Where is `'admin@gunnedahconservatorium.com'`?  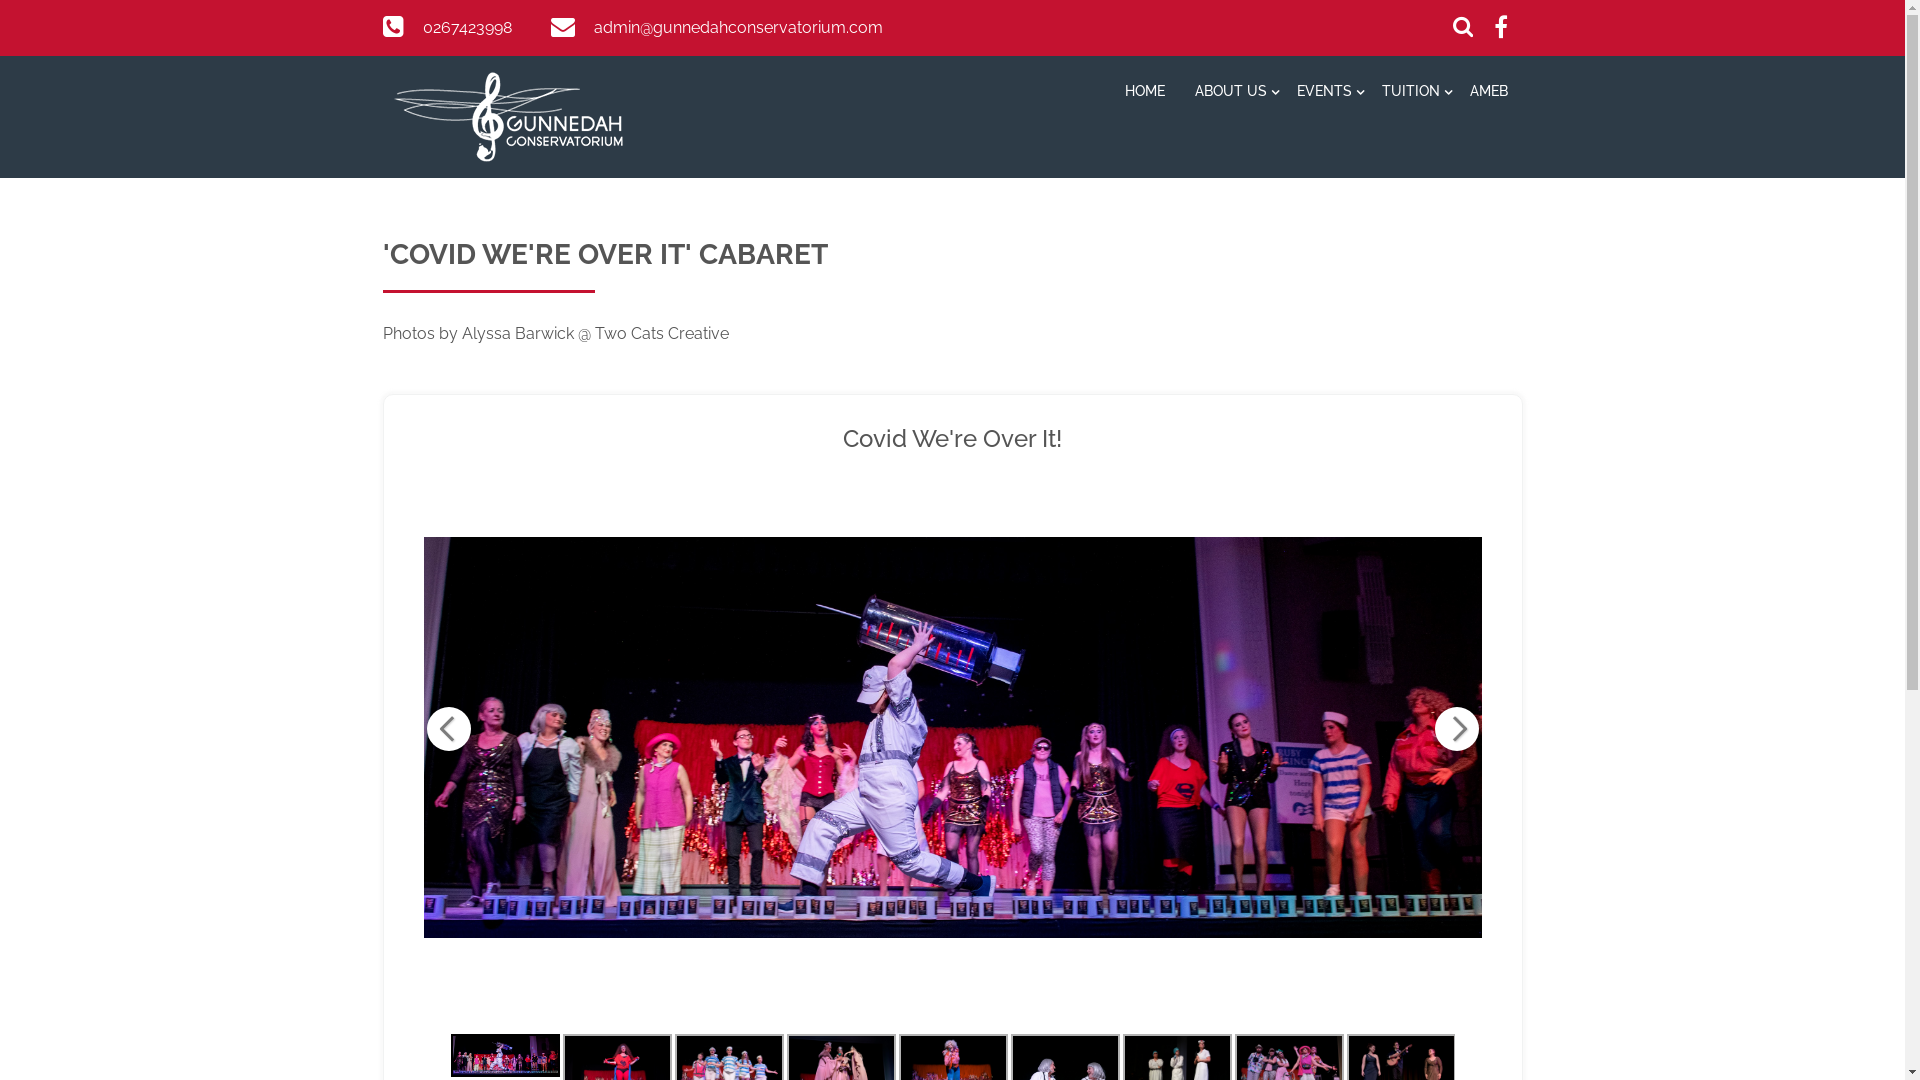
'admin@gunnedahconservatorium.com' is located at coordinates (737, 27).